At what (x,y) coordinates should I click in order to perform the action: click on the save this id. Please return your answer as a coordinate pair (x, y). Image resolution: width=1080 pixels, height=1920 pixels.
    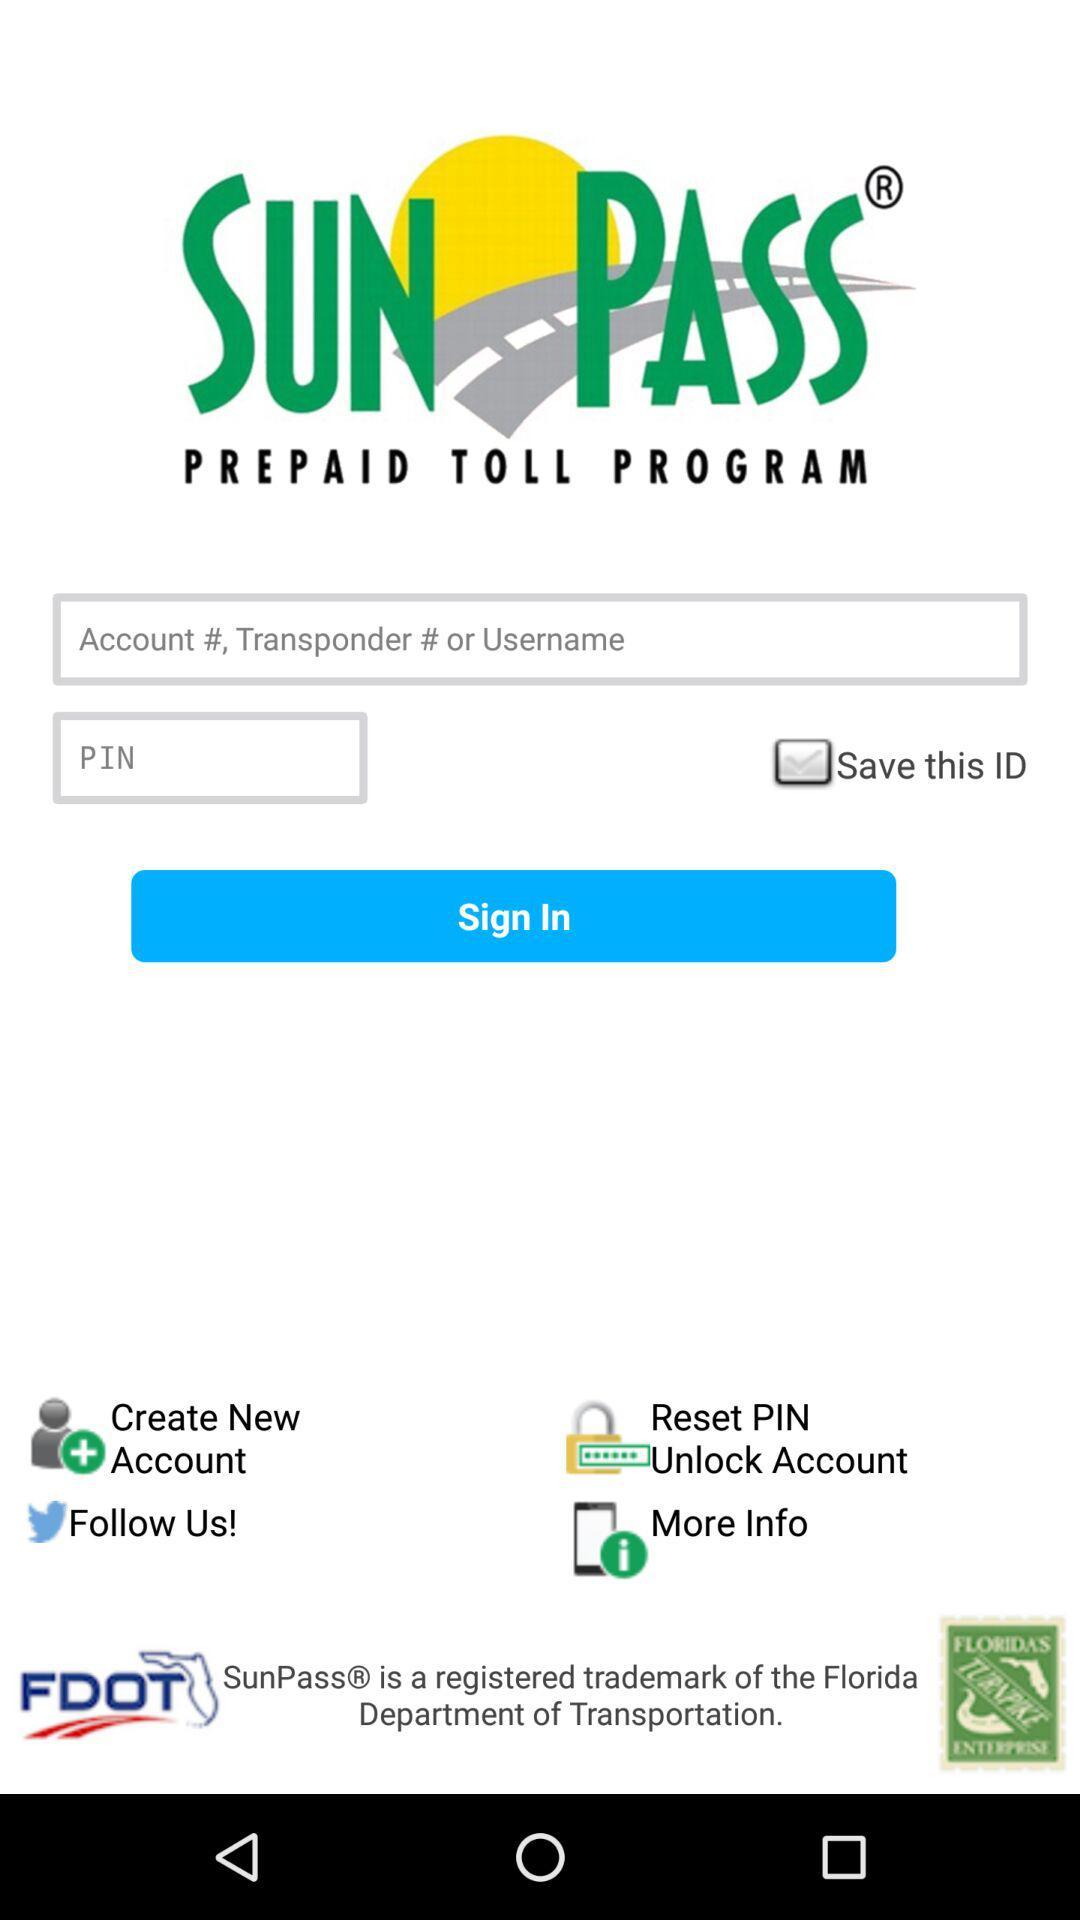
    Looking at the image, I should click on (897, 763).